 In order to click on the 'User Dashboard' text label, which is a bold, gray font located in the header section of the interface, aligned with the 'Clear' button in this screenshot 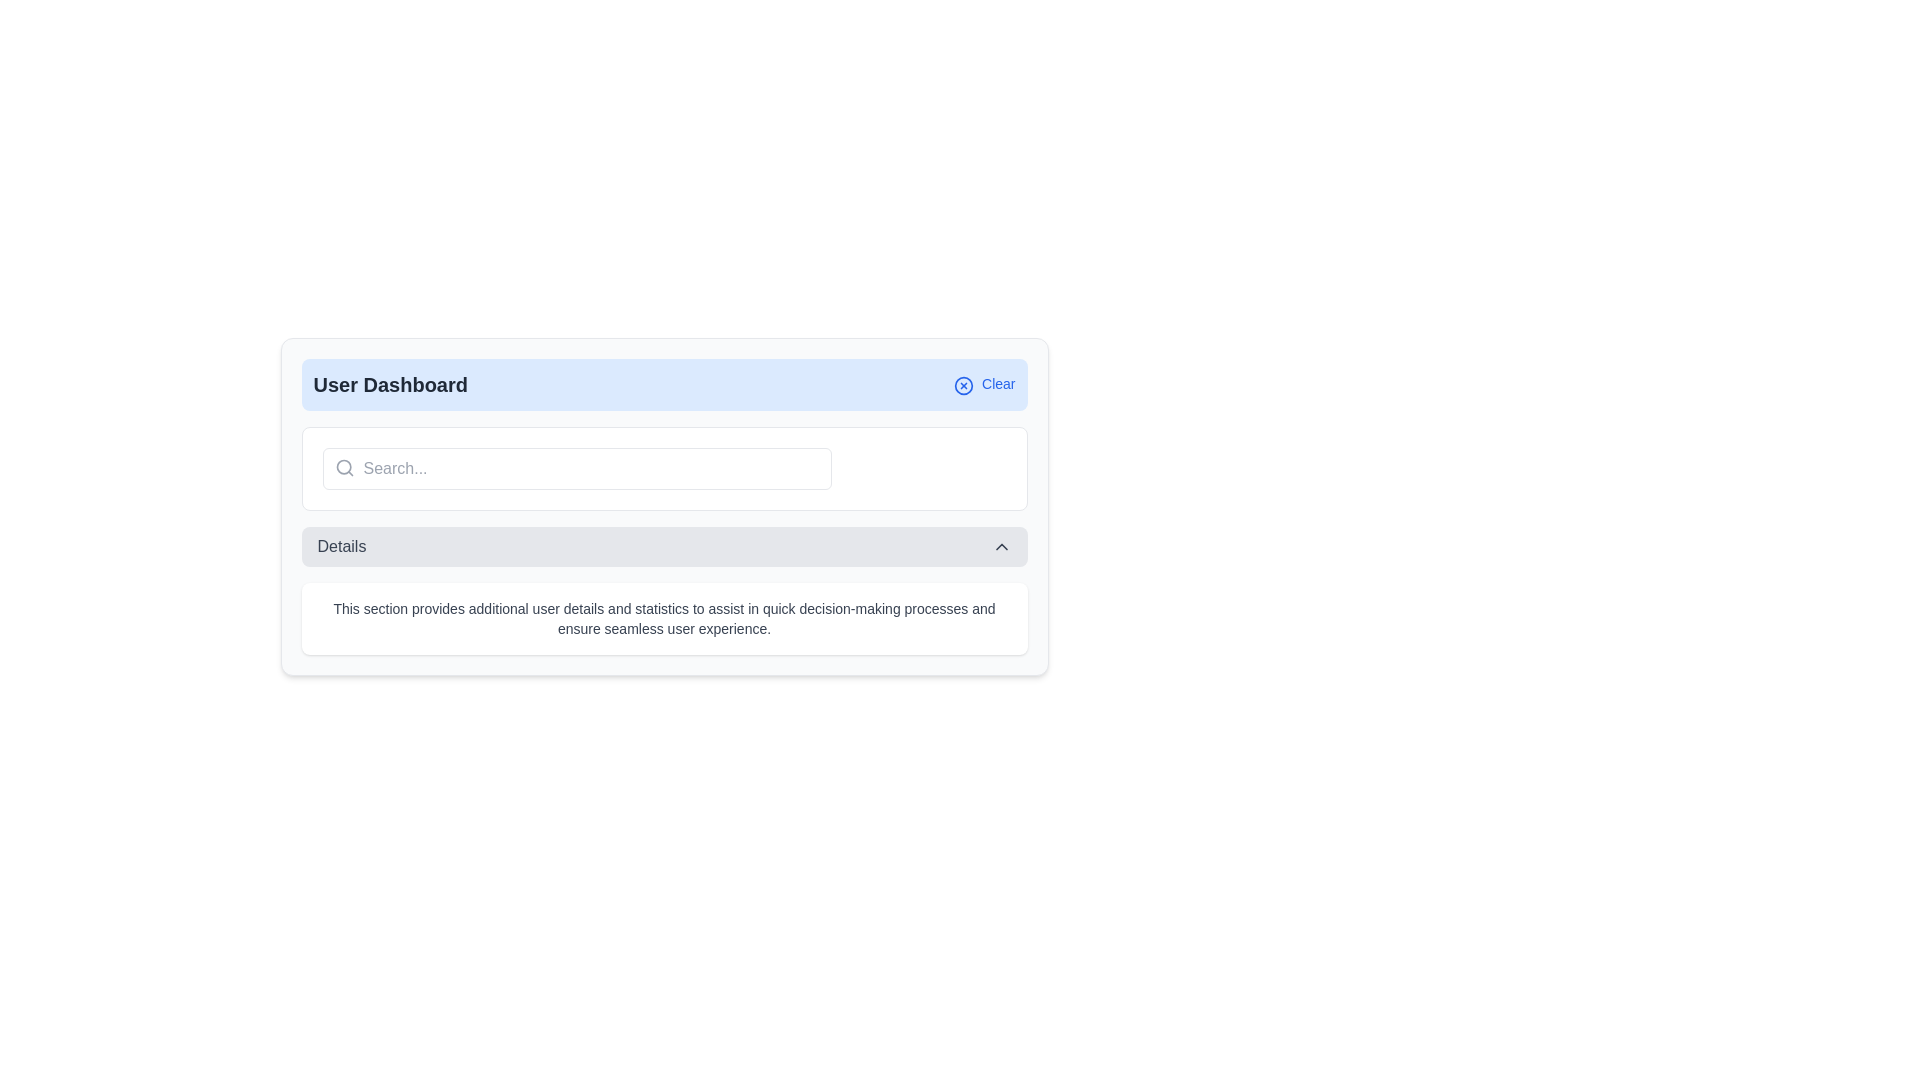, I will do `click(390, 385)`.